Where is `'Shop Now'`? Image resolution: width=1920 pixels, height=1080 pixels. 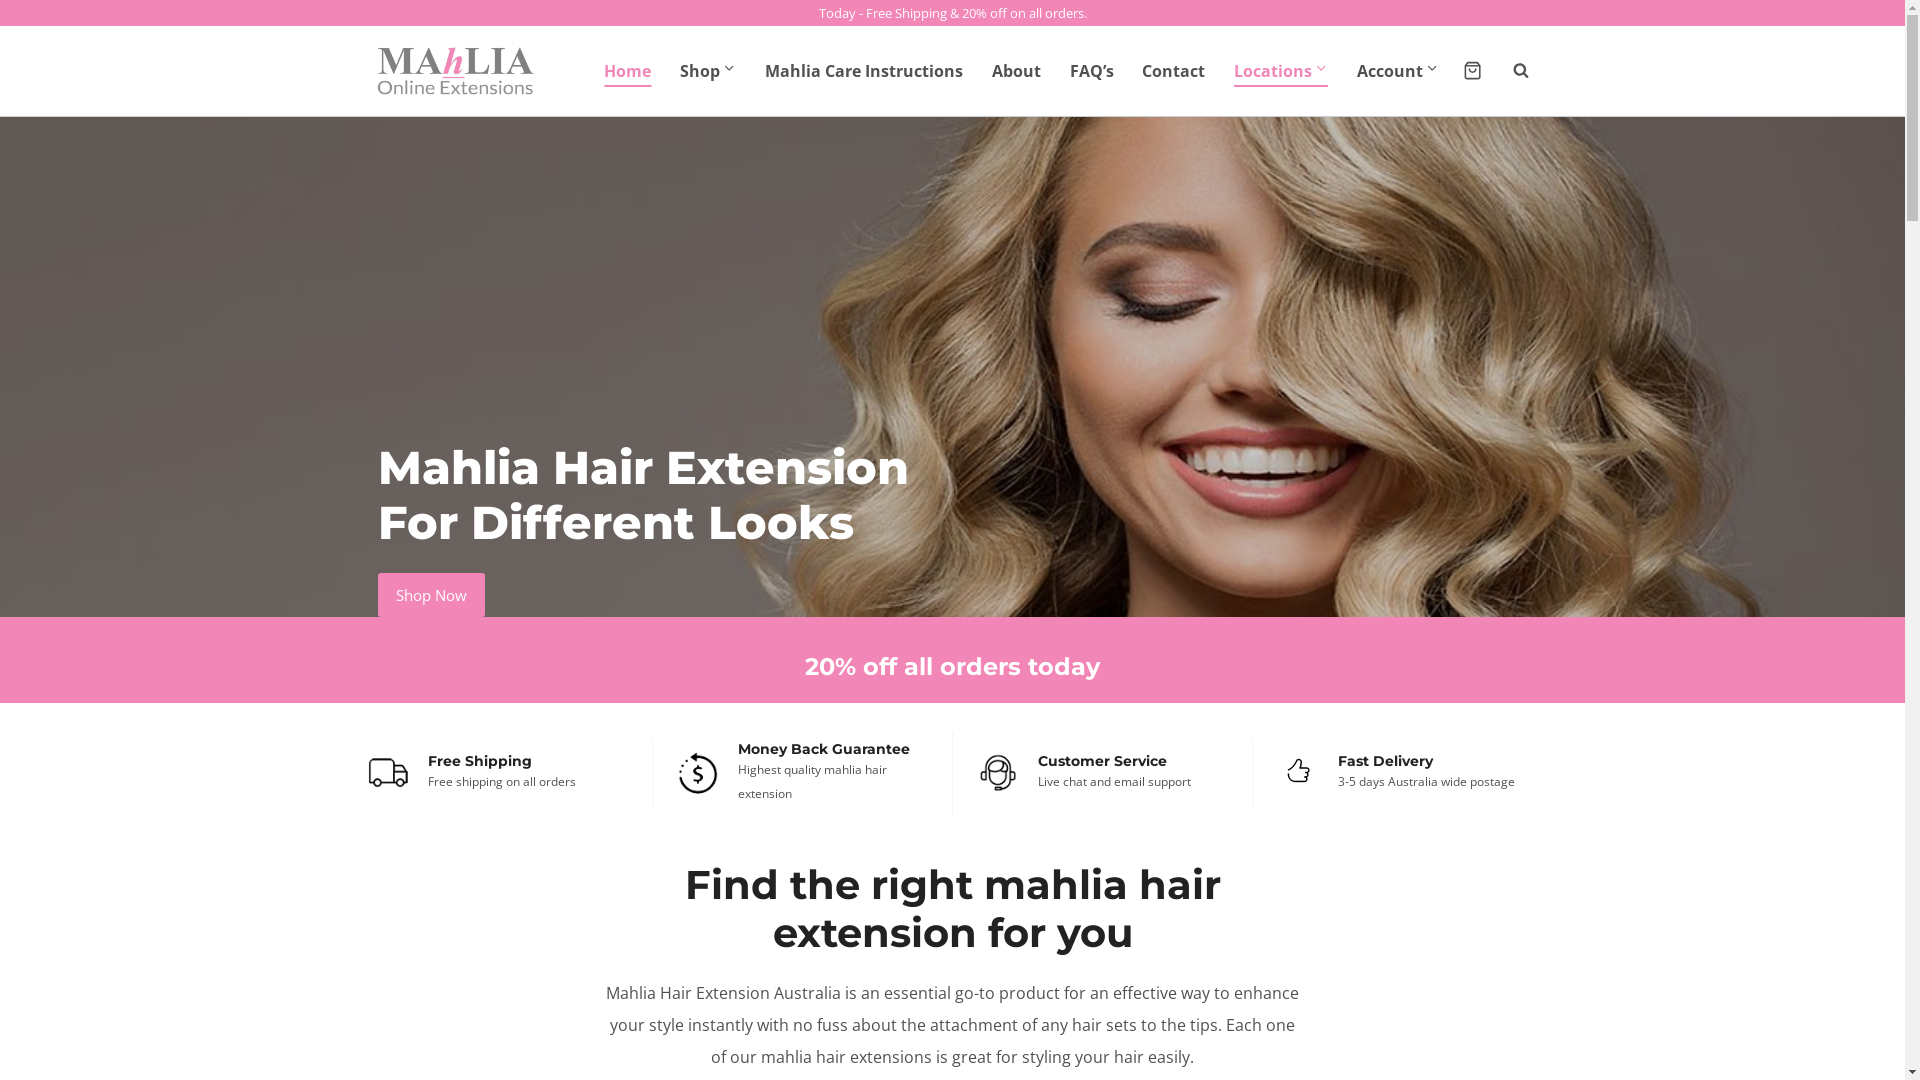 'Shop Now' is located at coordinates (430, 593).